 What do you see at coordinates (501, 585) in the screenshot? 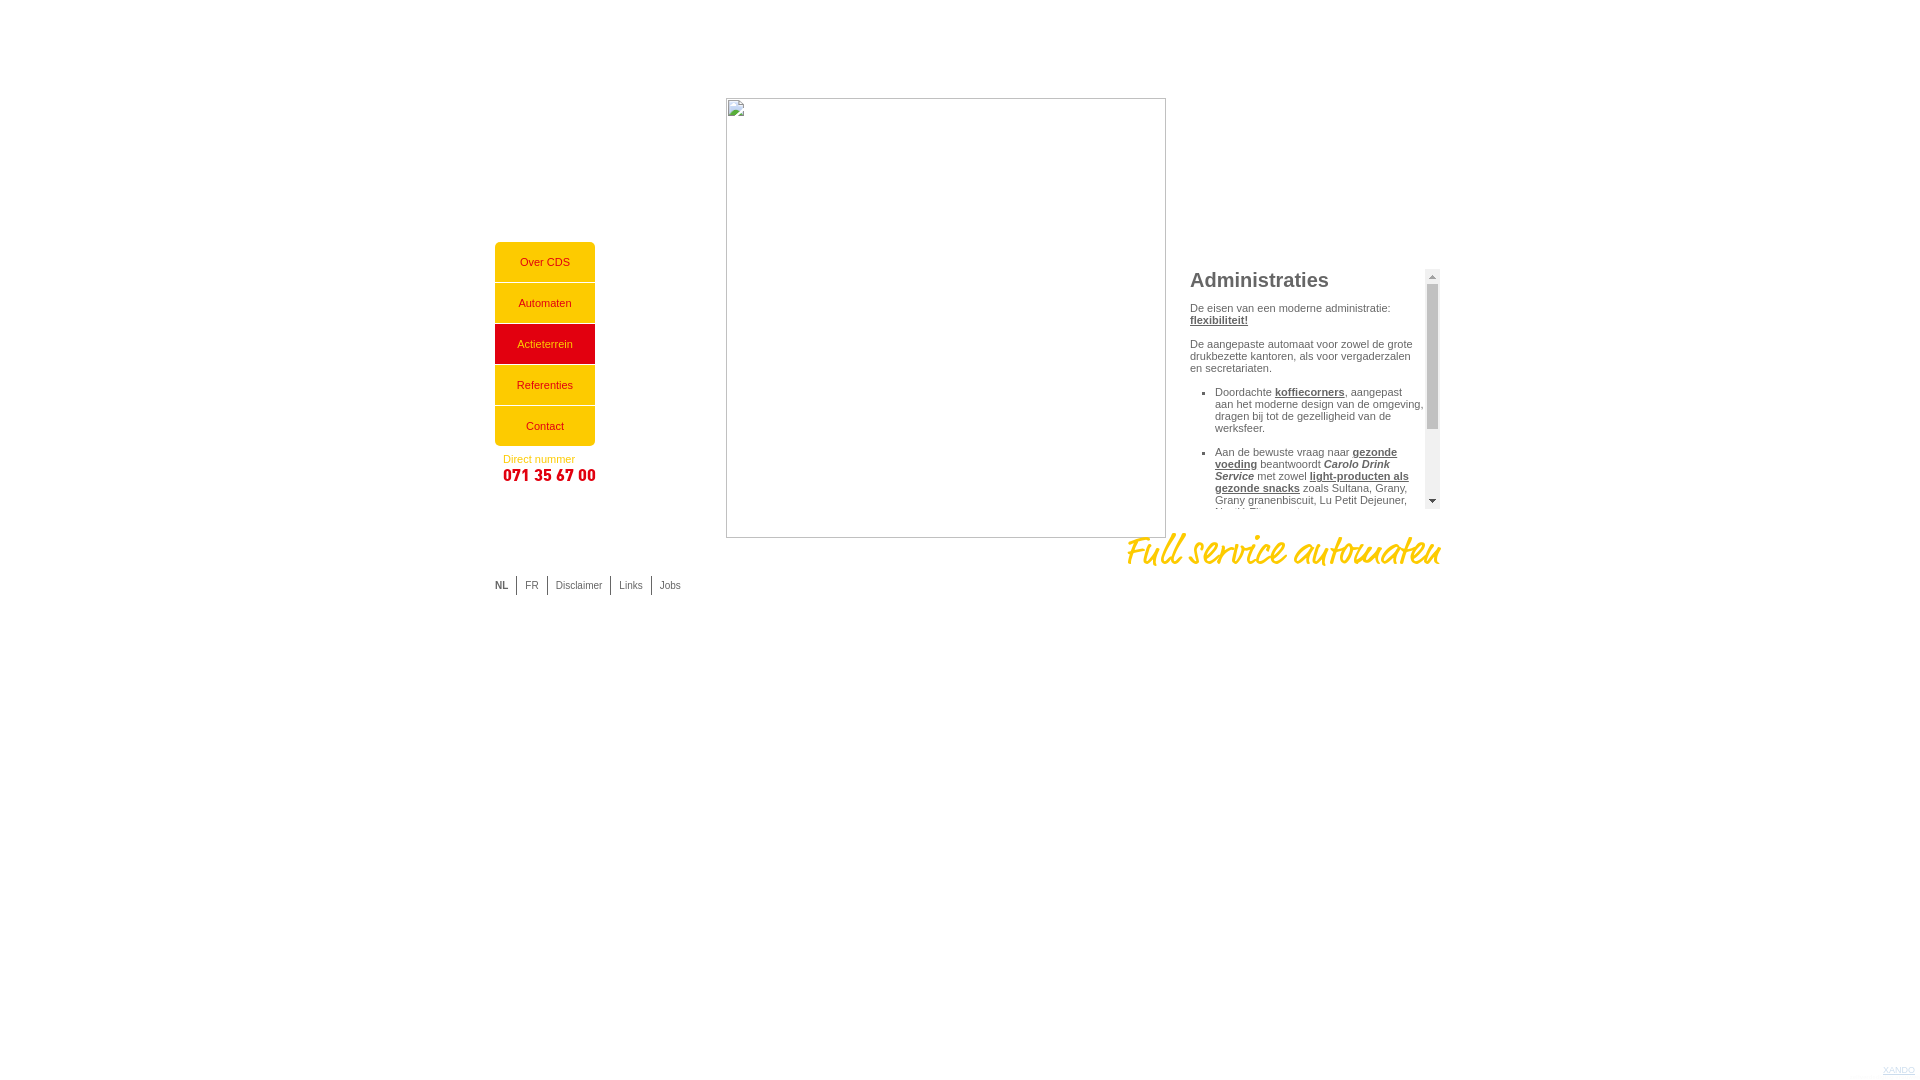
I see `'NL'` at bounding box center [501, 585].